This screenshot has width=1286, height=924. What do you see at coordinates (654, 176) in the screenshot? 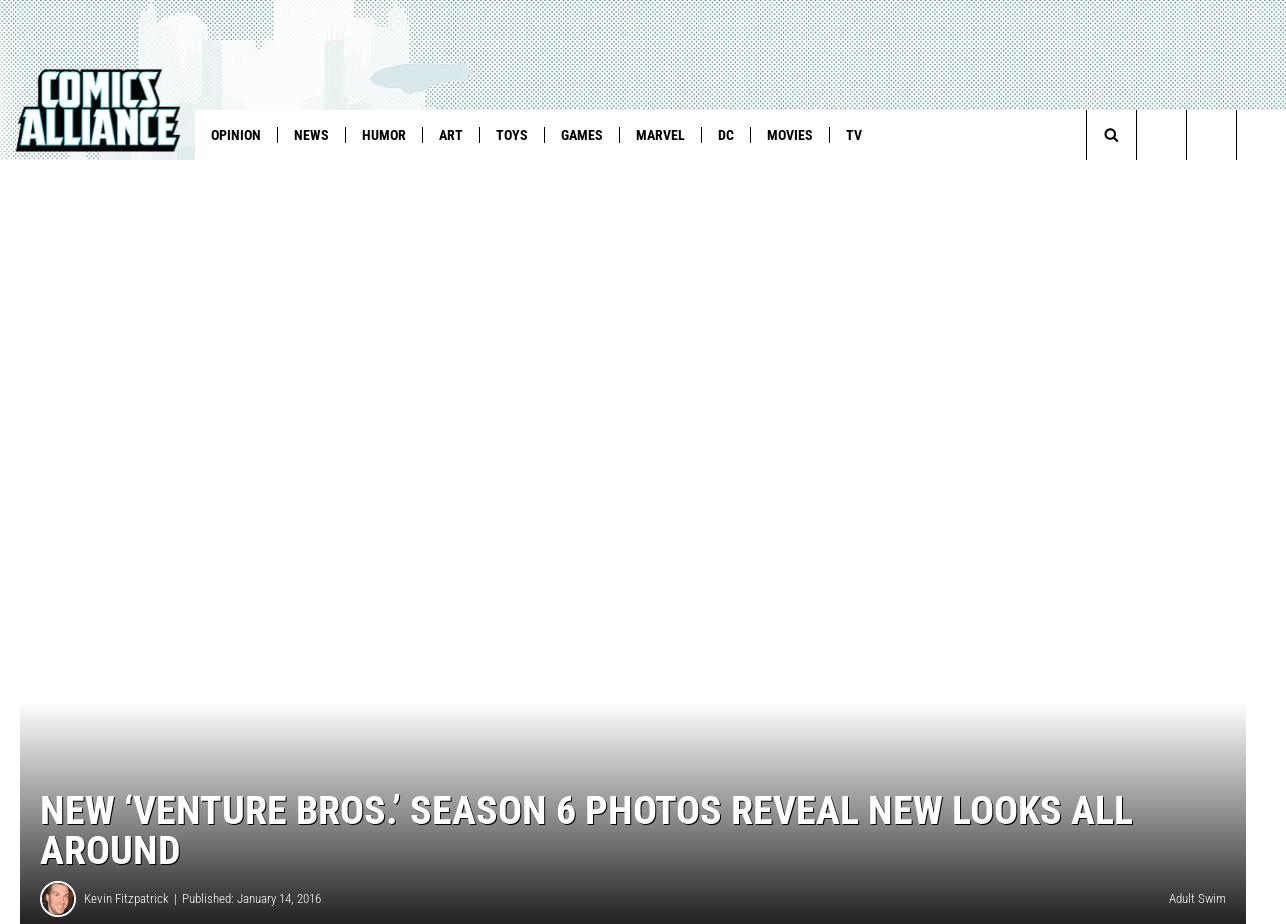
I see `'YTYK Cartoons'` at bounding box center [654, 176].